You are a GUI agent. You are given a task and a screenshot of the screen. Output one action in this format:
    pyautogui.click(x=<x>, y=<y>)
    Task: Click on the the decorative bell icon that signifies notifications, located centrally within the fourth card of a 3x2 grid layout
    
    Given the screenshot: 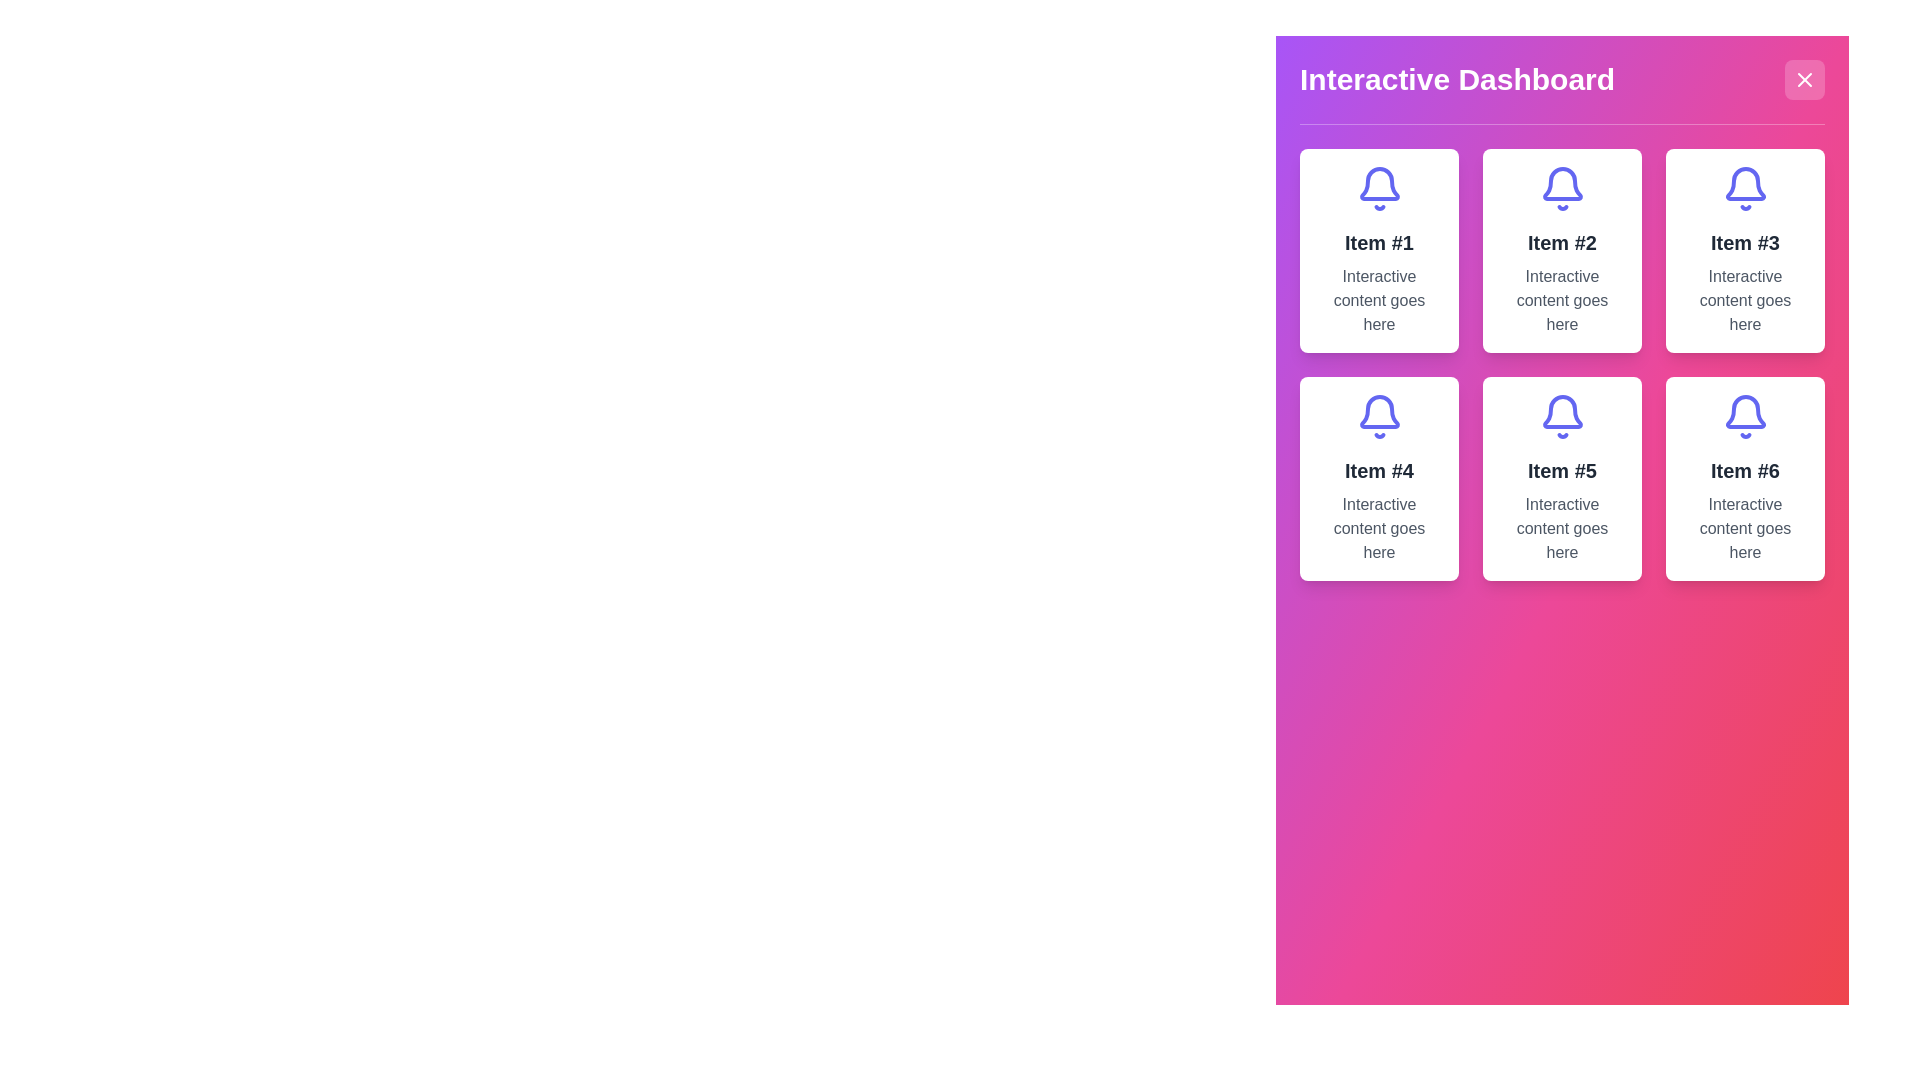 What is the action you would take?
    pyautogui.click(x=1378, y=411)
    